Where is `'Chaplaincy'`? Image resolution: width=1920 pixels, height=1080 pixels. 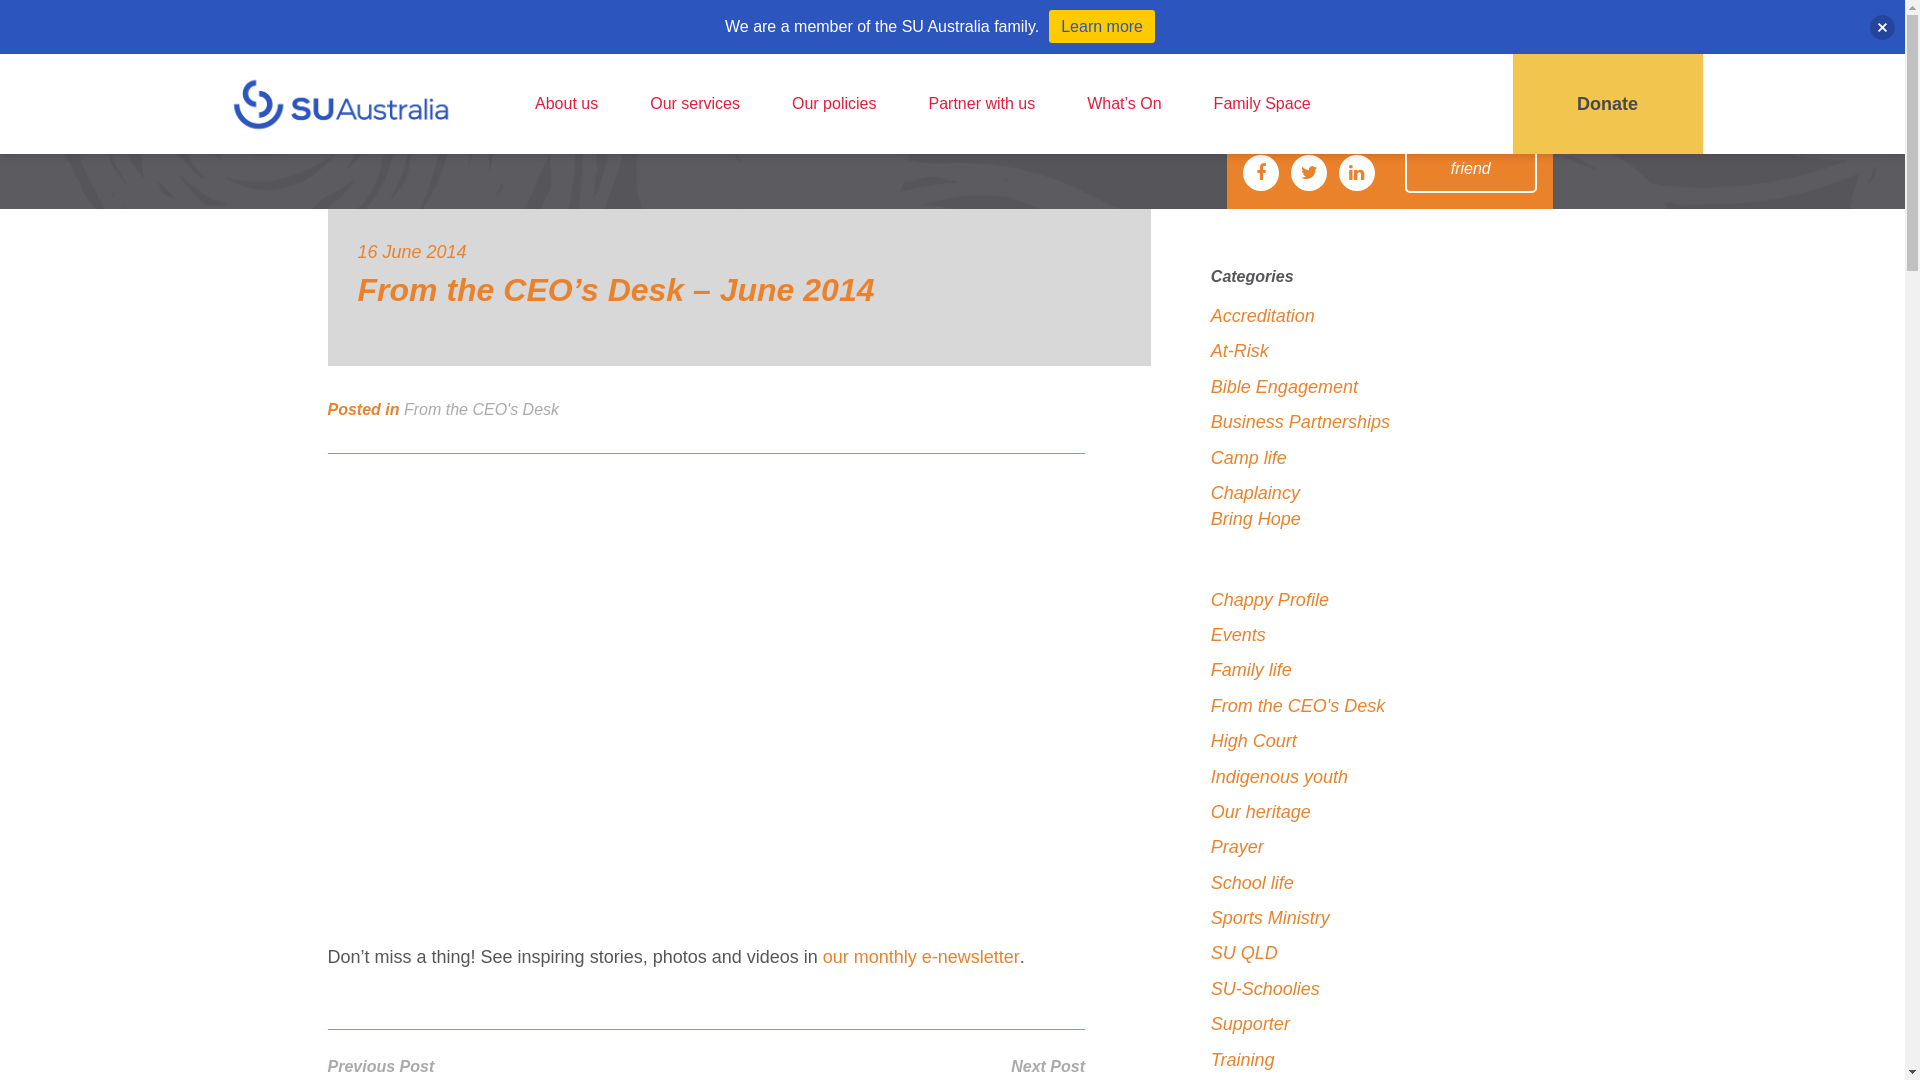 'Chaplaincy' is located at coordinates (1254, 493).